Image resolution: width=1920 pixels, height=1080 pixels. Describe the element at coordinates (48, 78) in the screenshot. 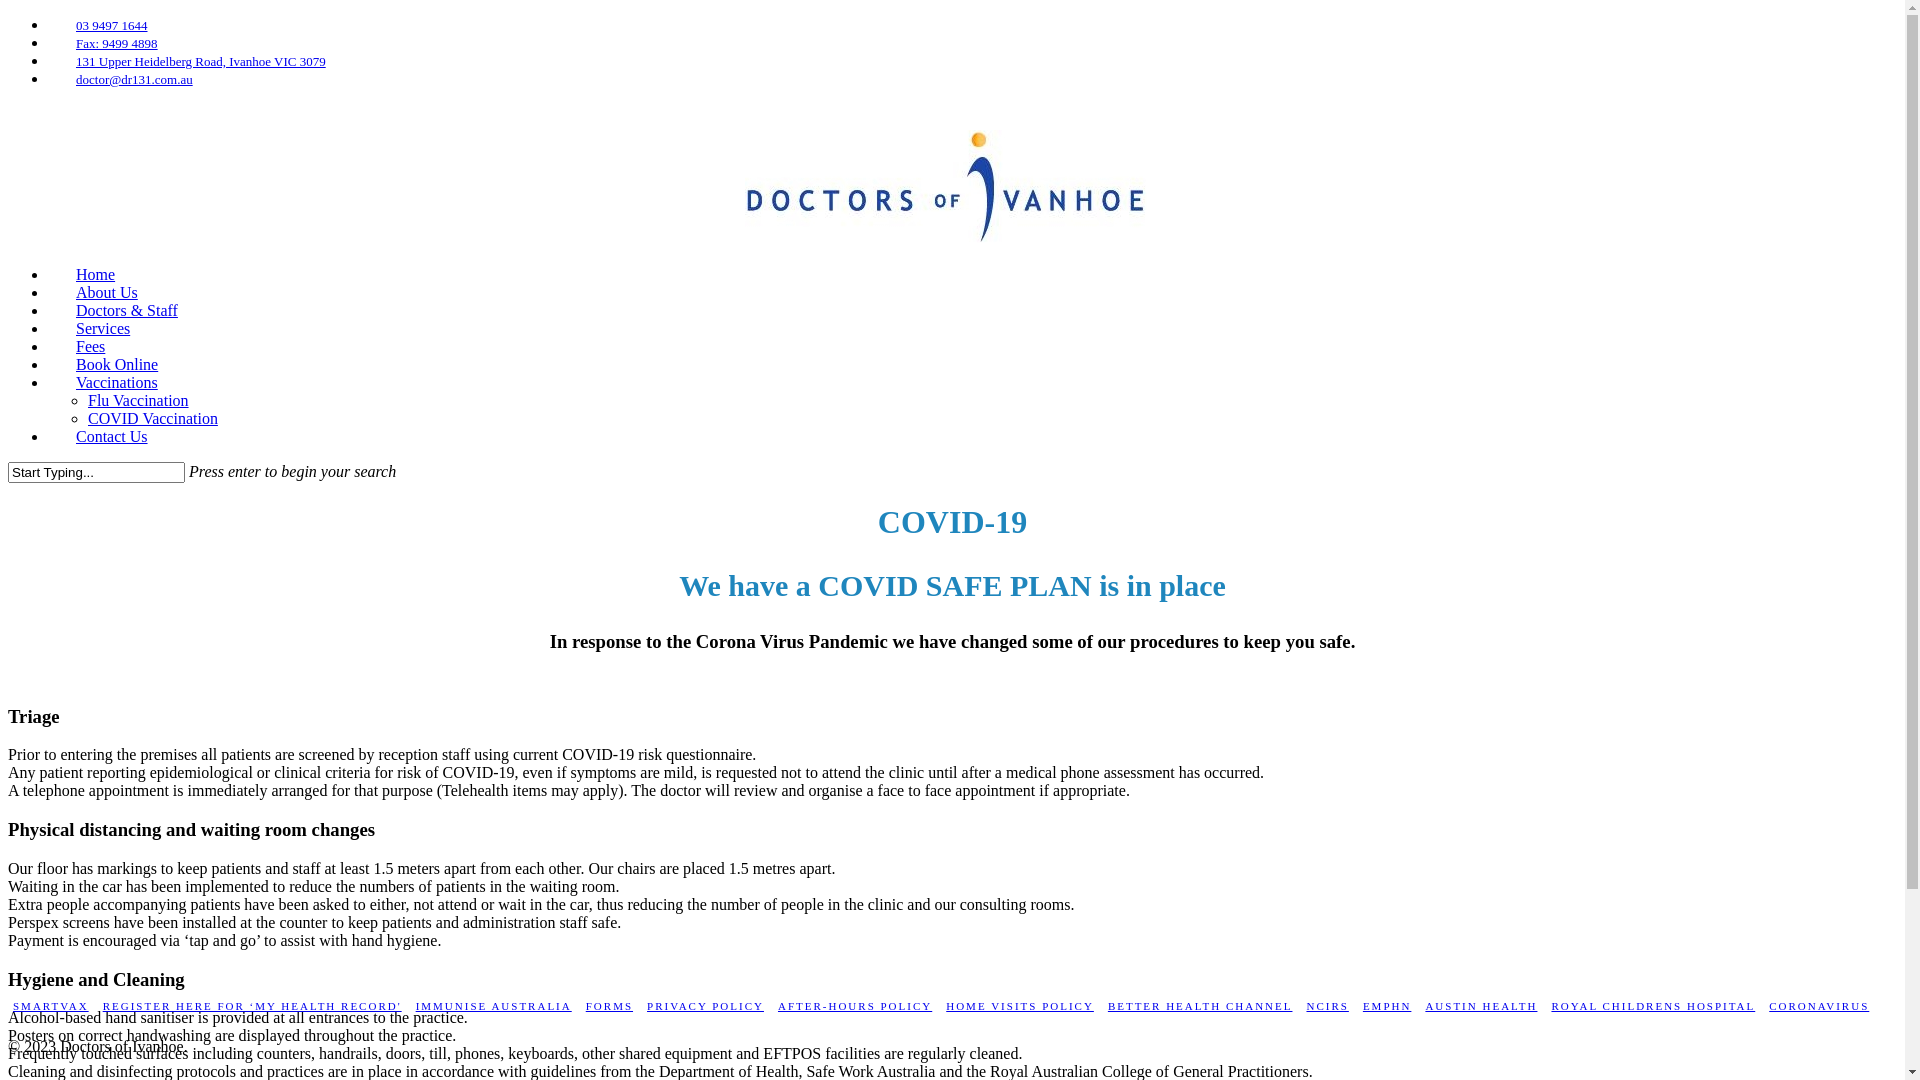

I see `'doctor@dr131.com.au'` at that location.